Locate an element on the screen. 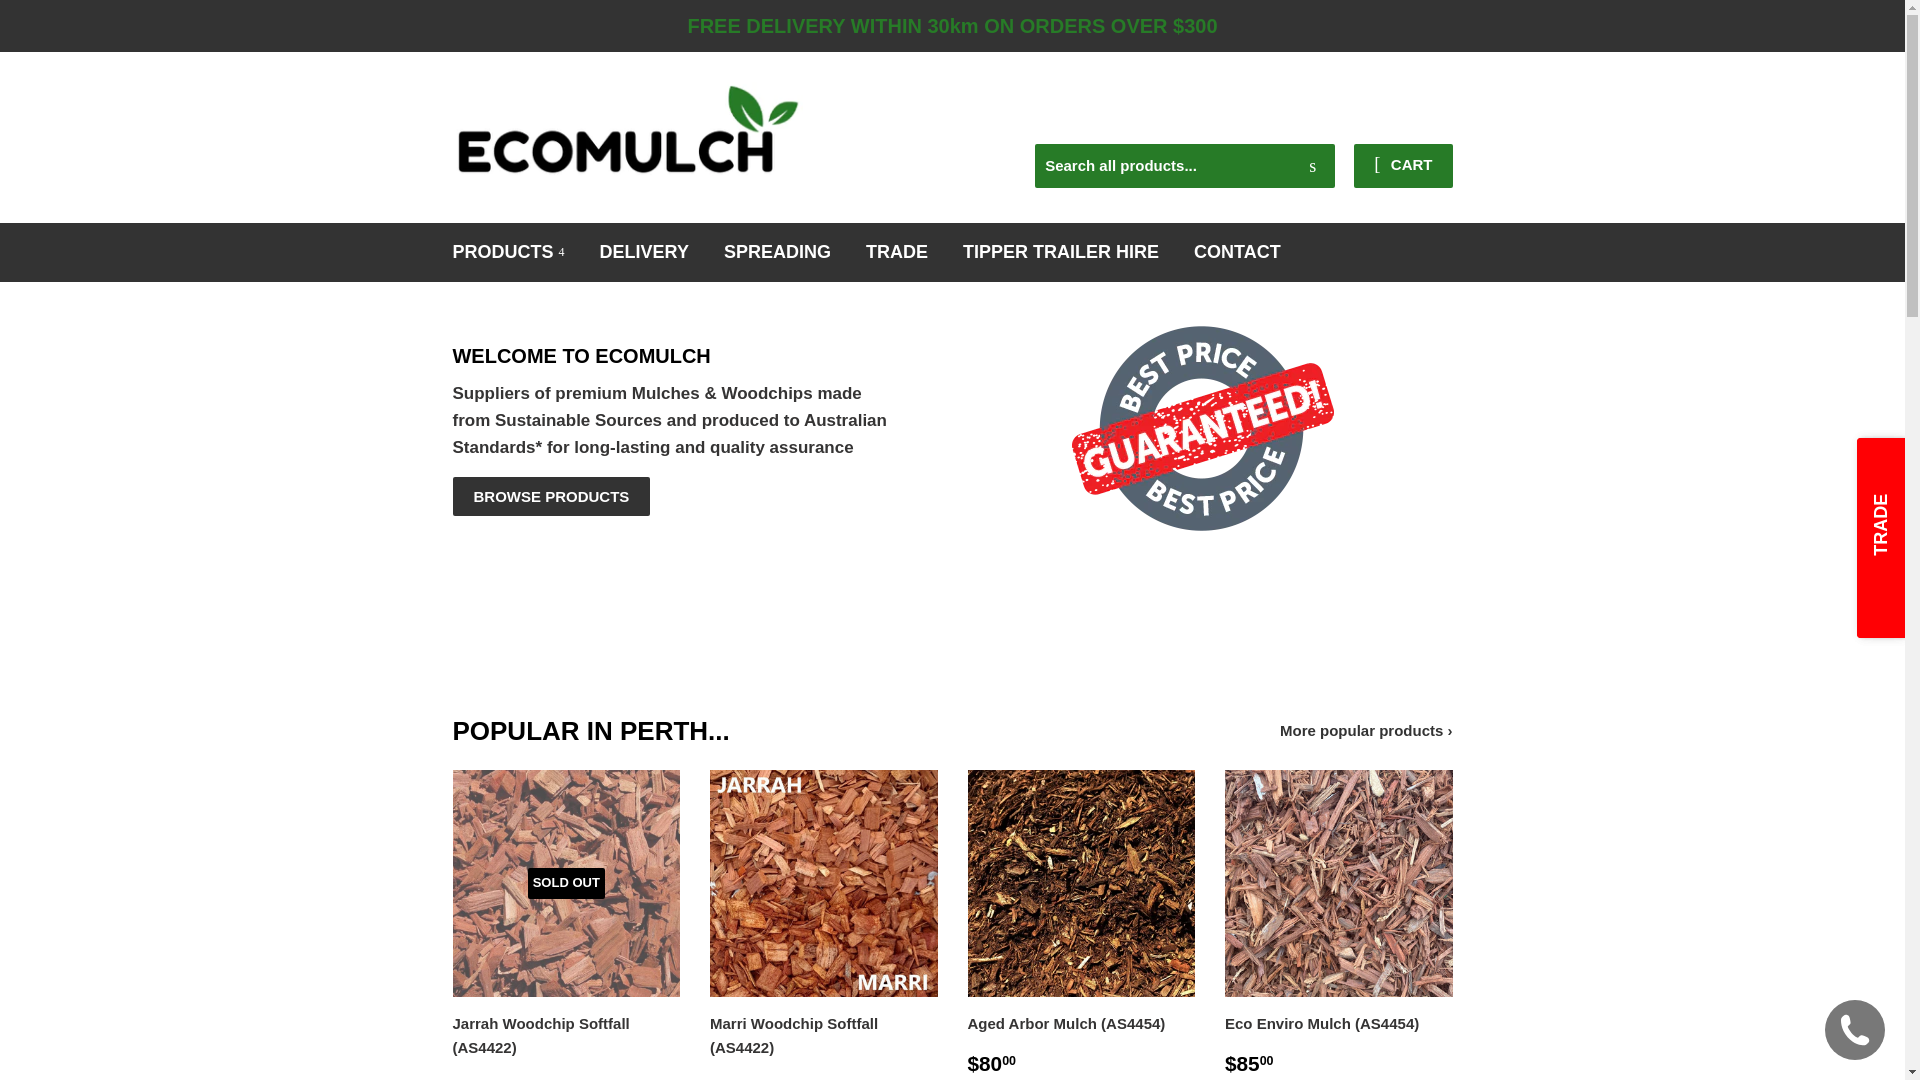 Image resolution: width=1920 pixels, height=1080 pixels. 'Call 1300 850 660' is located at coordinates (1353, 99).